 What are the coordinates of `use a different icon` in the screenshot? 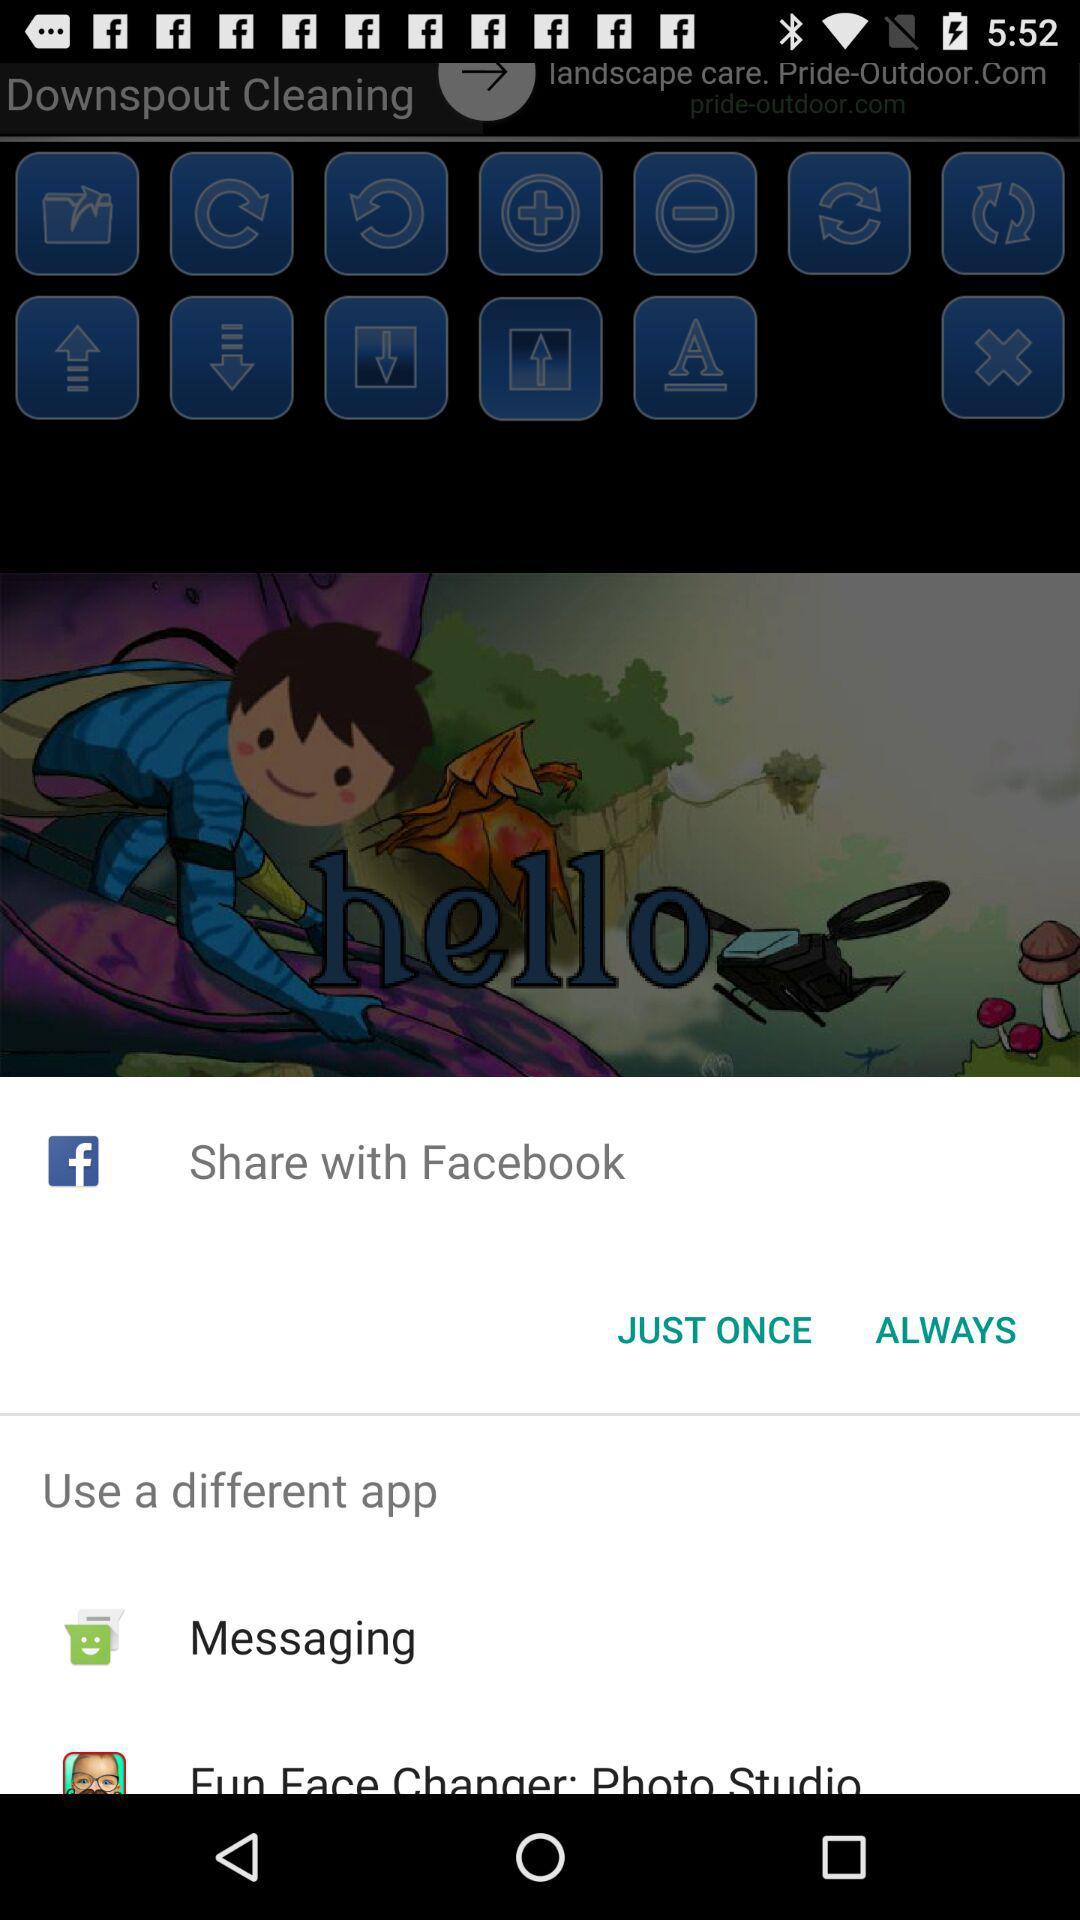 It's located at (540, 1489).